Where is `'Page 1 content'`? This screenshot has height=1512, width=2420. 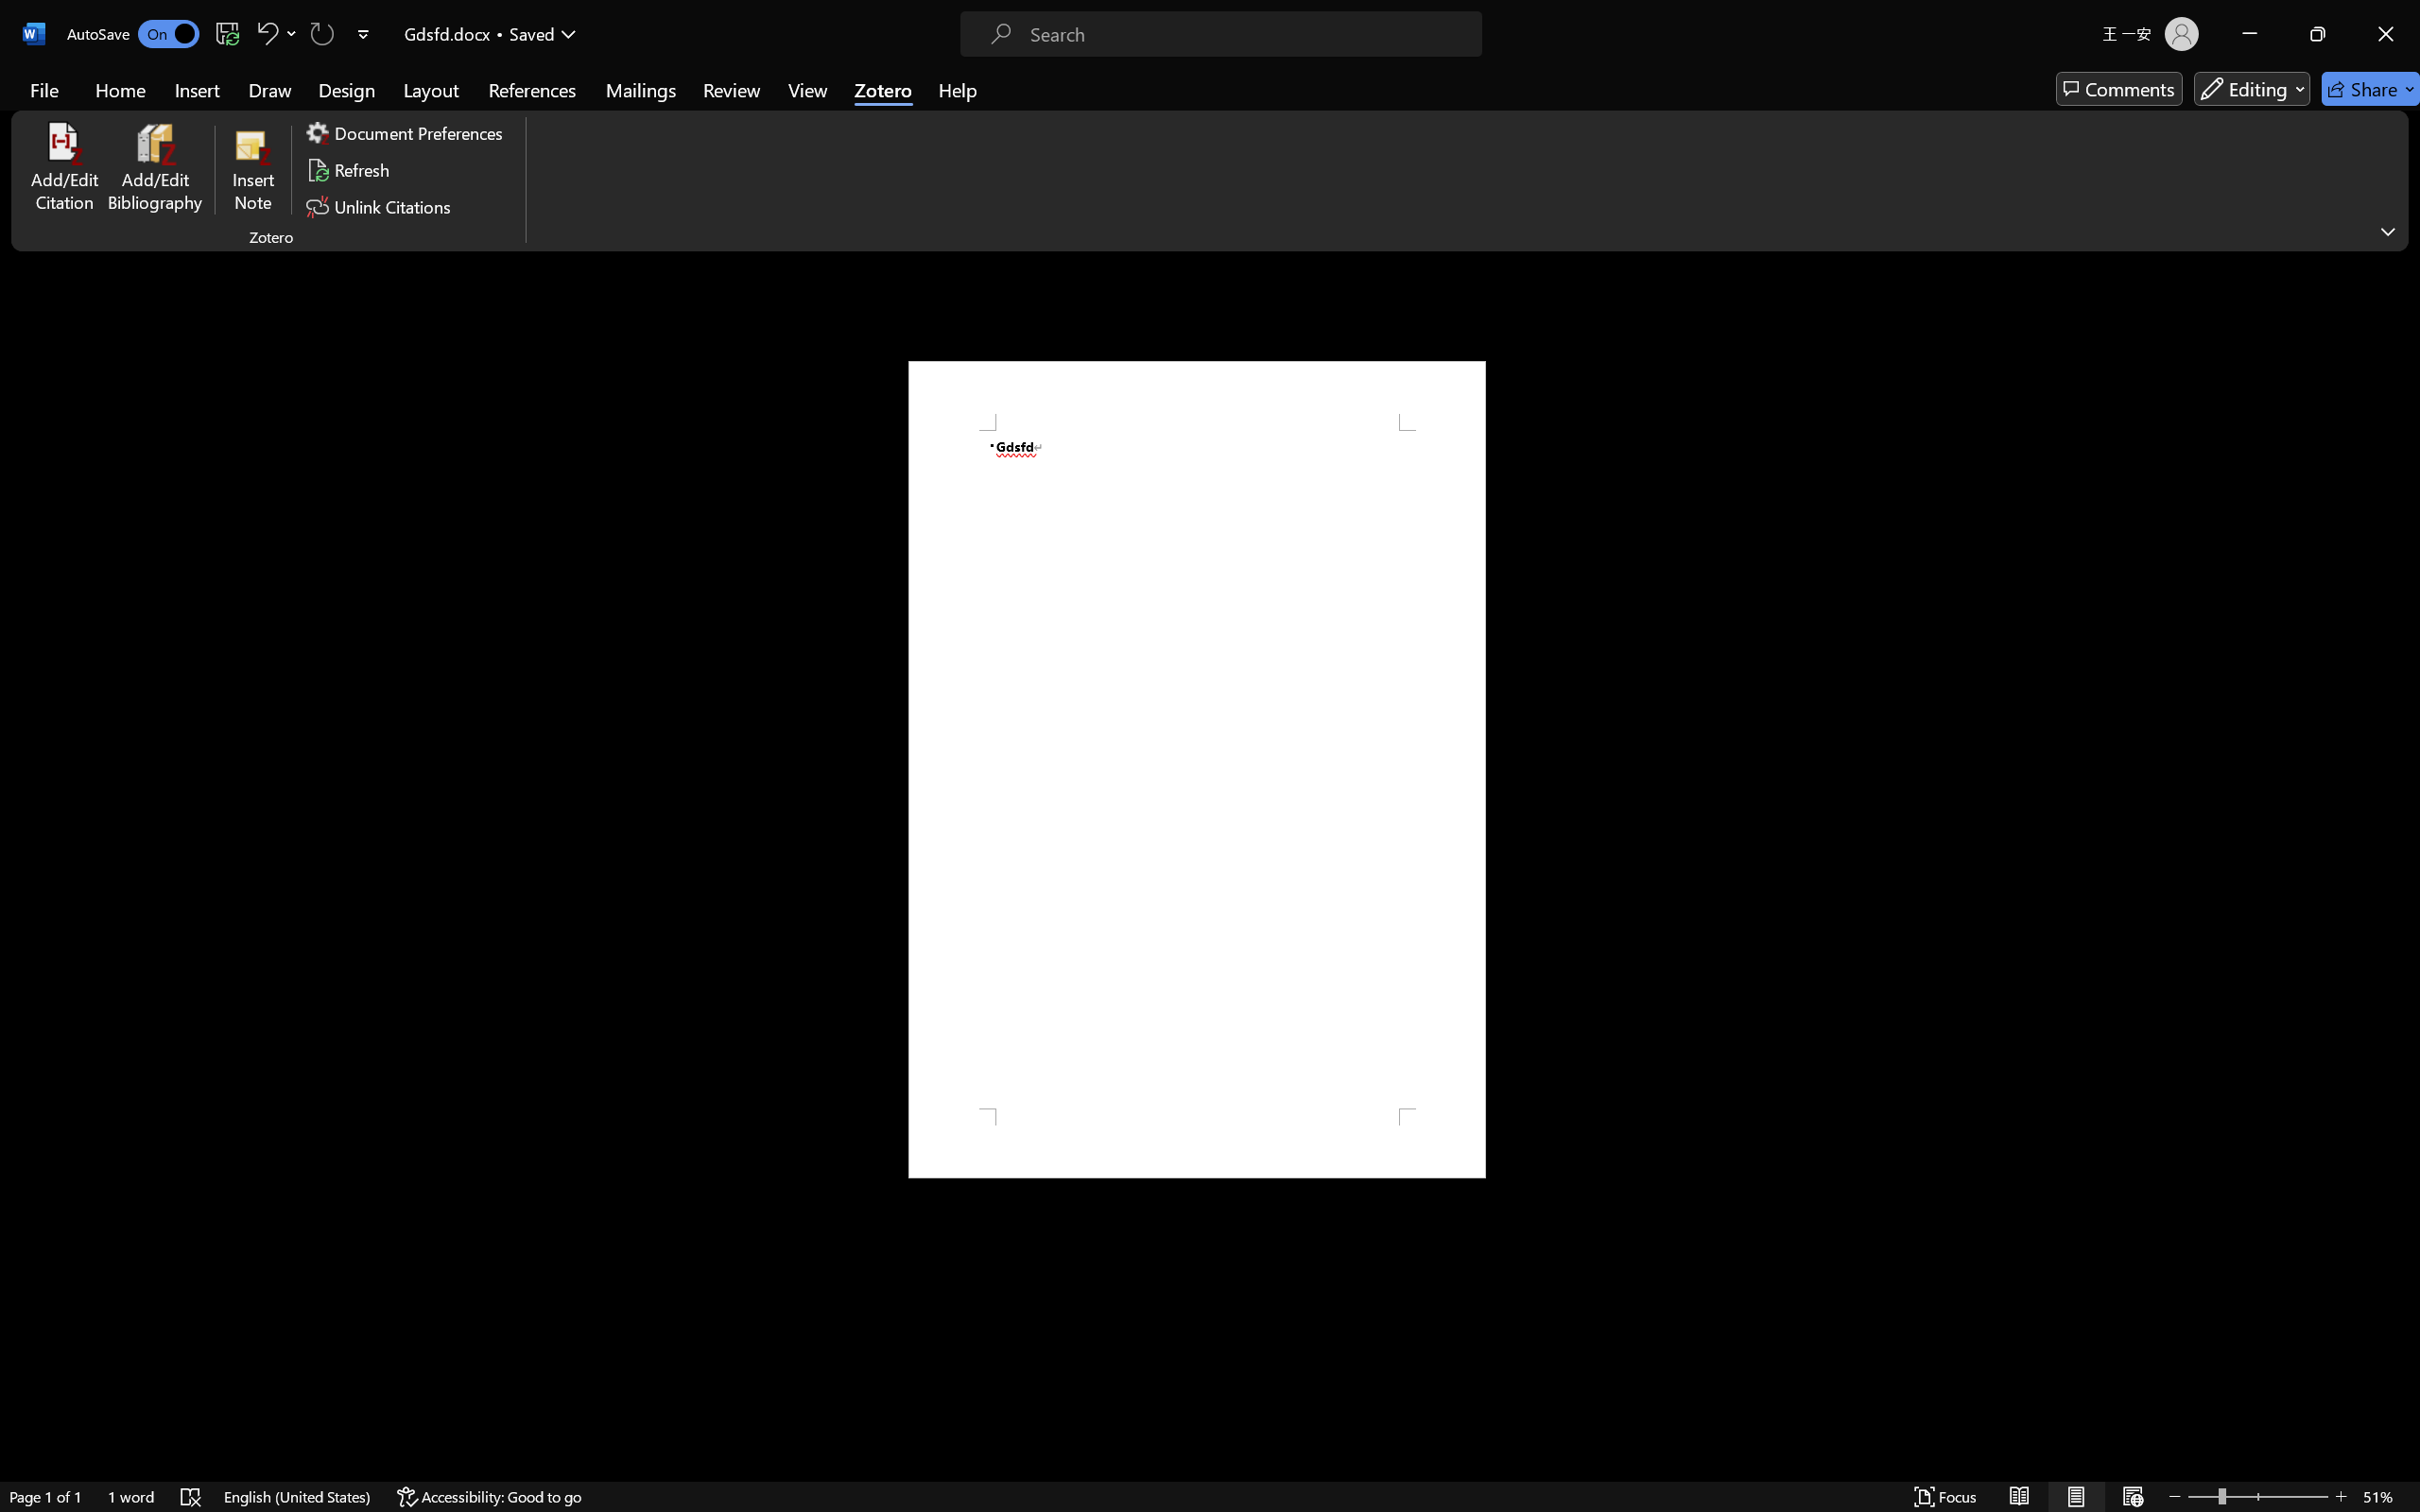
'Page 1 content' is located at coordinates (1196, 769).